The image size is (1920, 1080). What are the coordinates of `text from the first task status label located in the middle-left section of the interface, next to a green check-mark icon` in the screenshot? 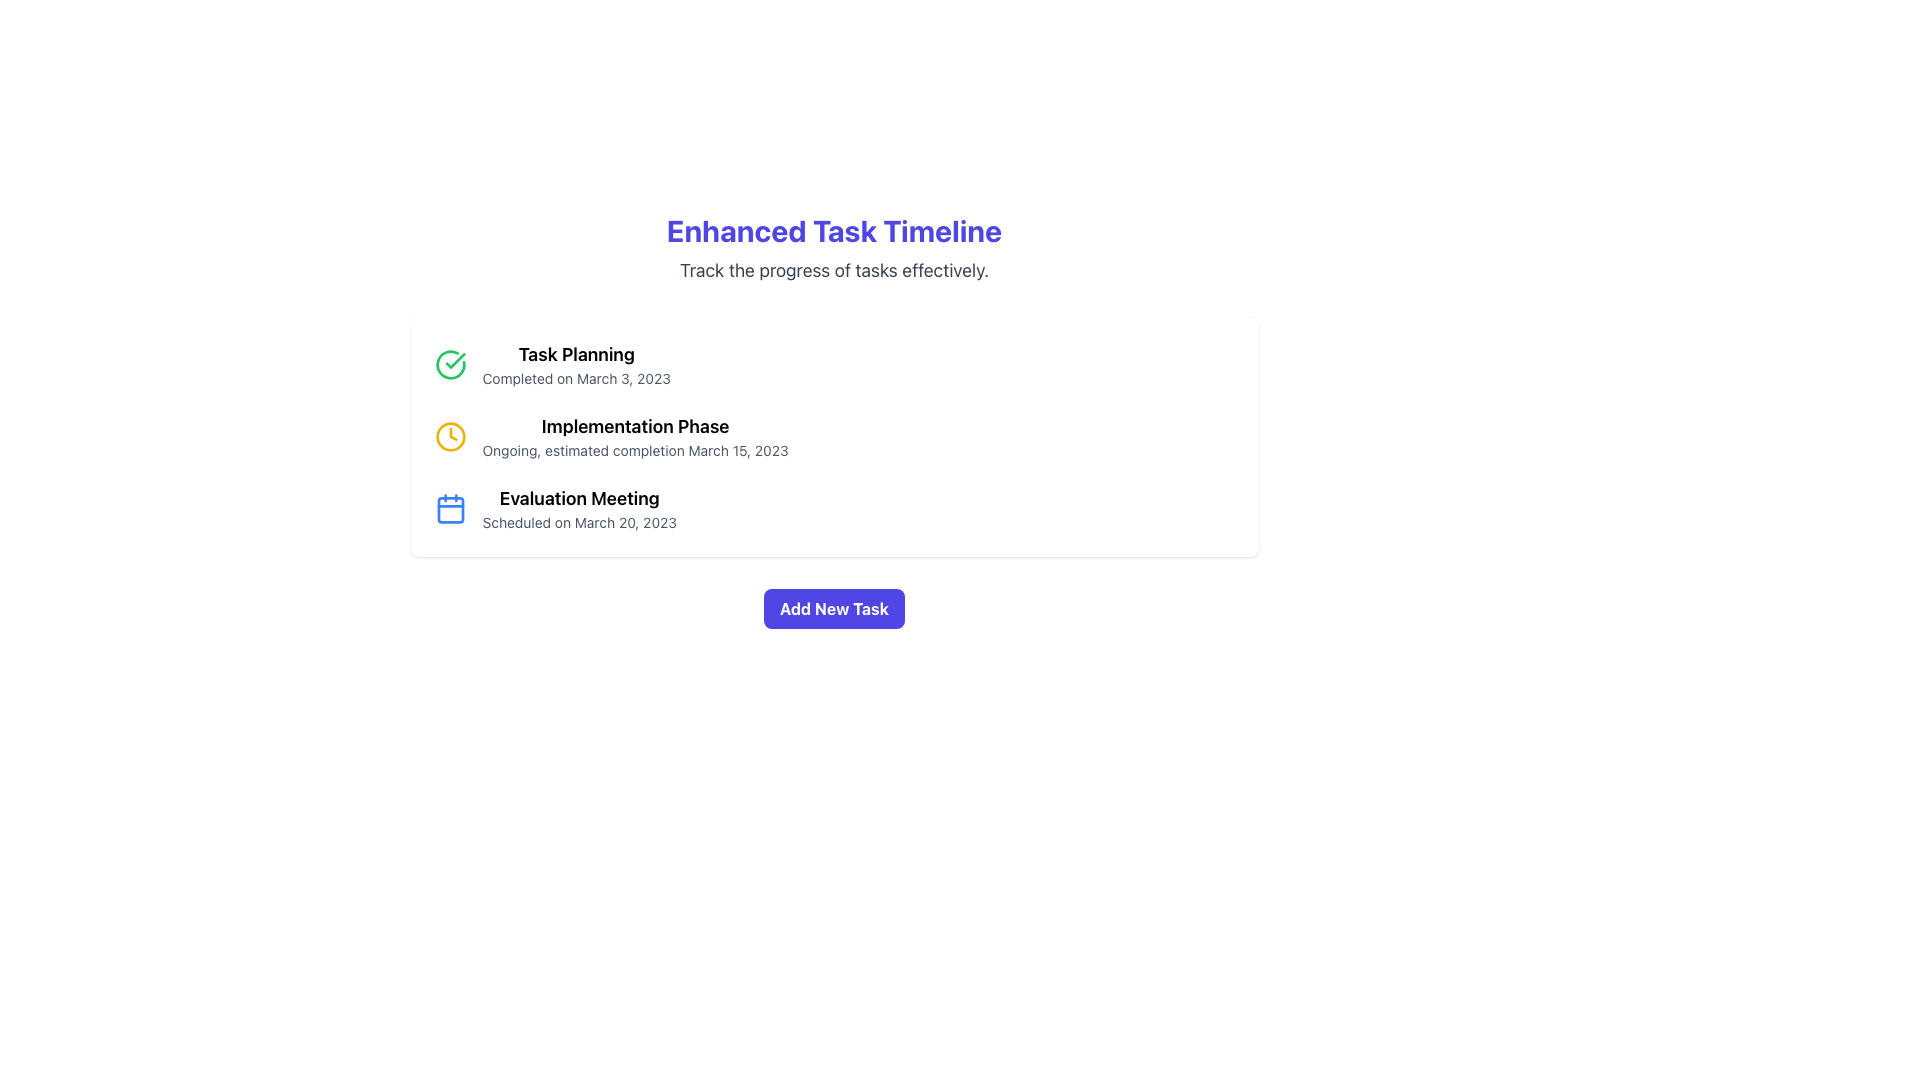 It's located at (575, 365).